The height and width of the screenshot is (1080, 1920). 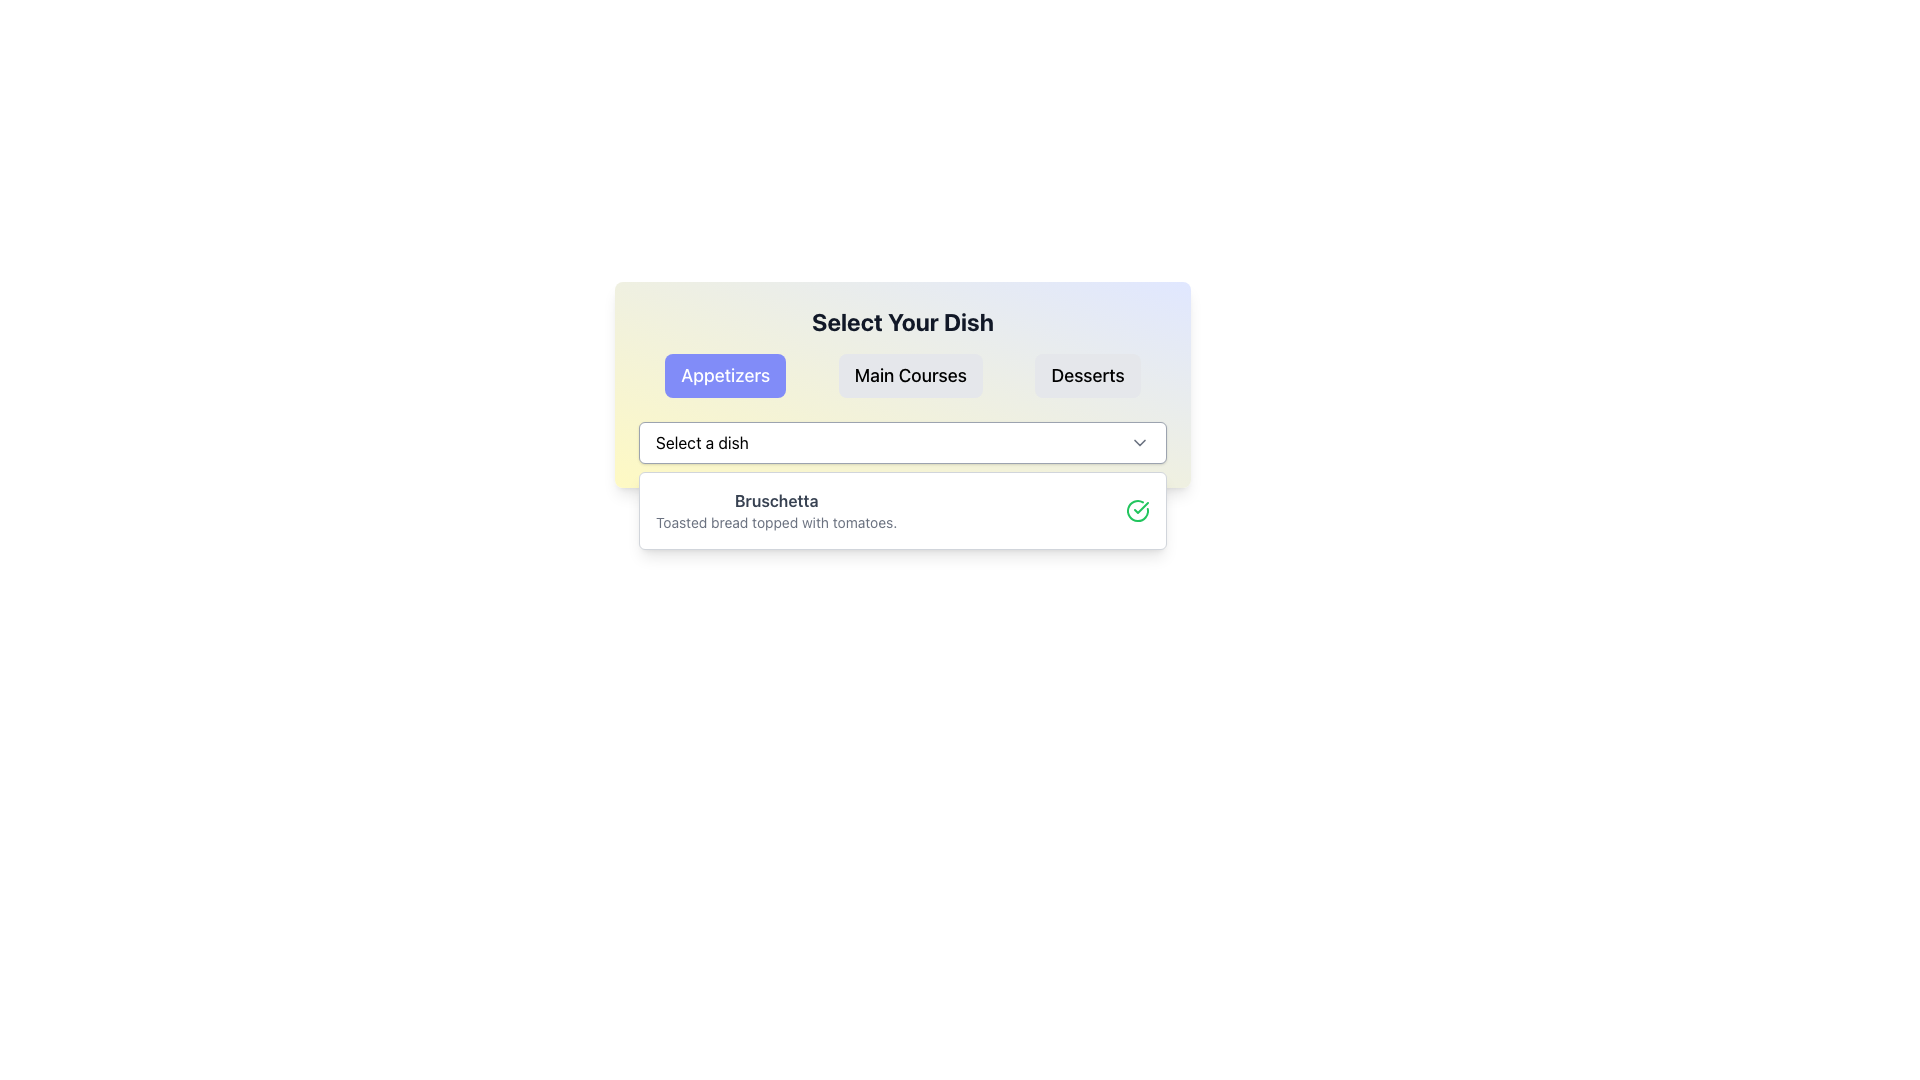 What do you see at coordinates (775, 509) in the screenshot?
I see `the first menu item option in the 'Appetizers' tab of the dish selection process` at bounding box center [775, 509].